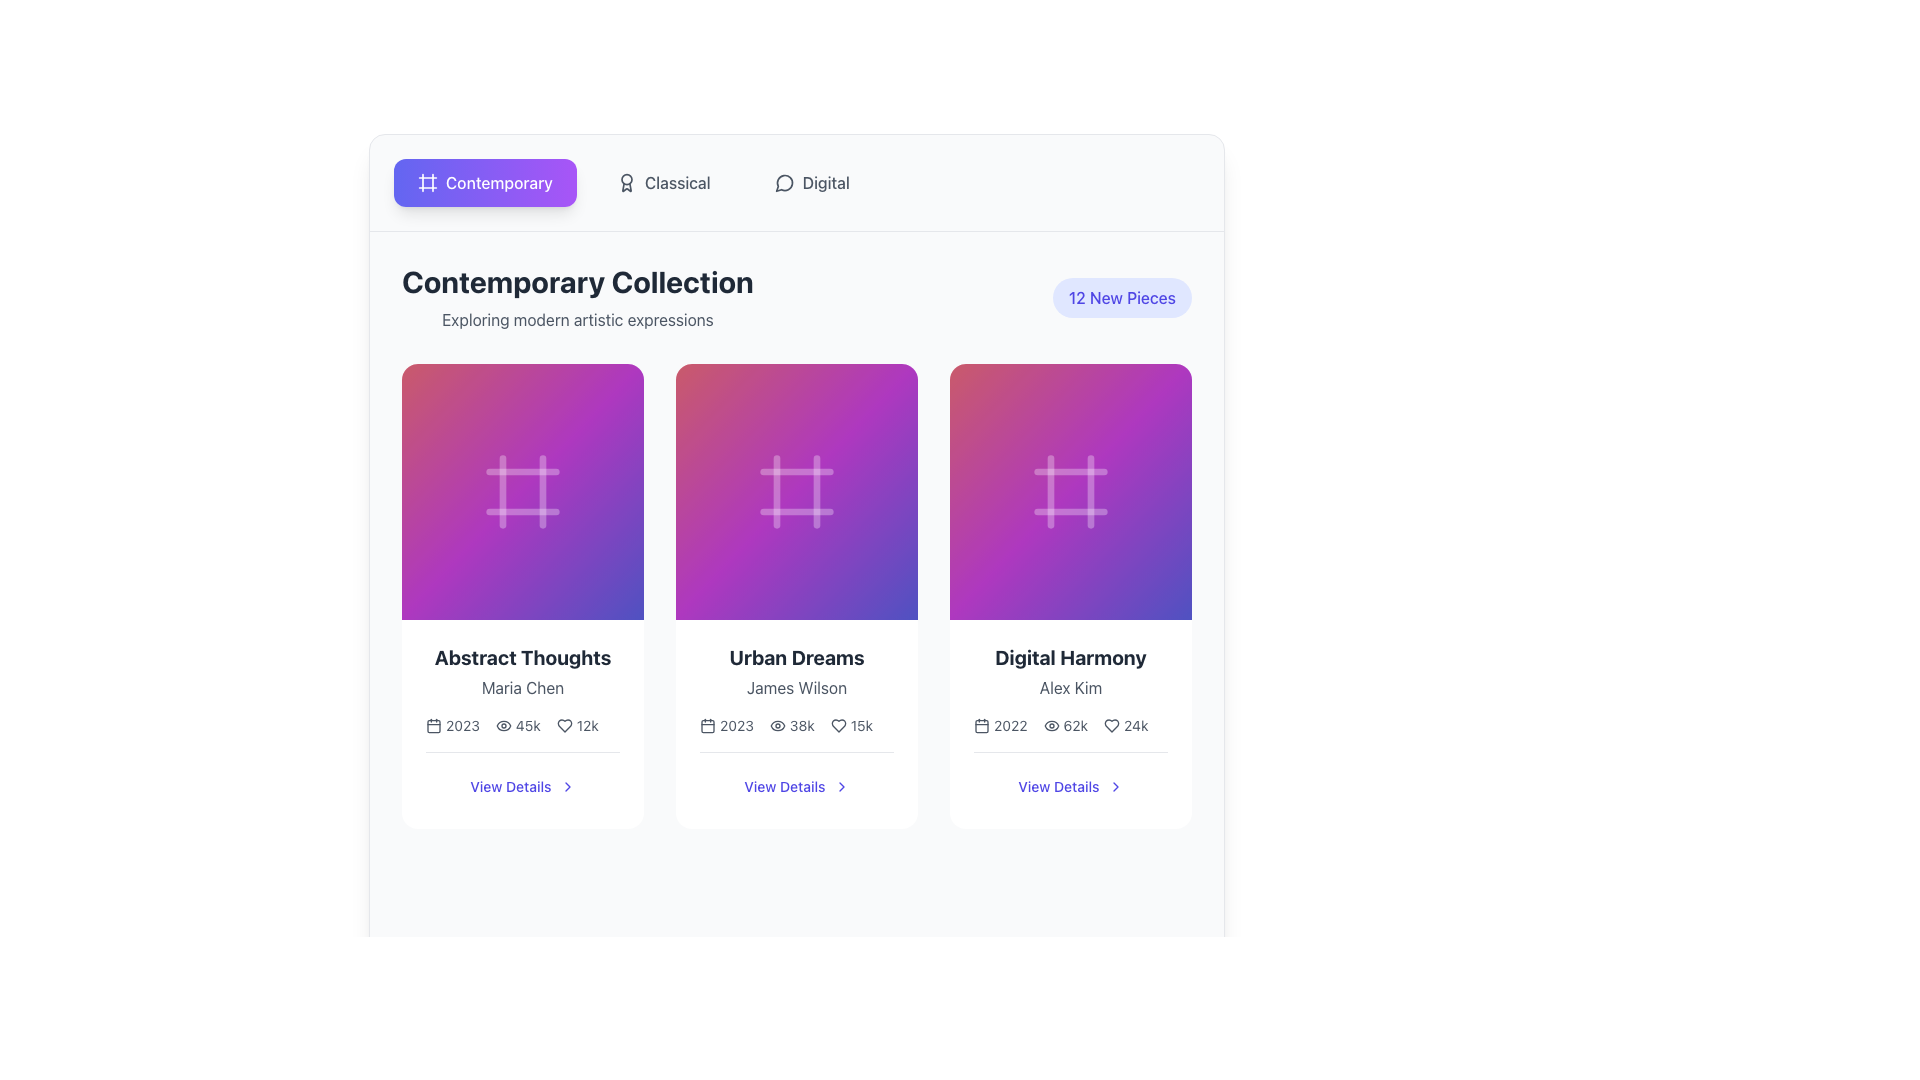 The image size is (1920, 1080). What do you see at coordinates (1069, 658) in the screenshot?
I see `title text label that serves as the primary identifier for the card content, positioned above the subtitle 'Alex Kim' in the third column of the grid` at bounding box center [1069, 658].